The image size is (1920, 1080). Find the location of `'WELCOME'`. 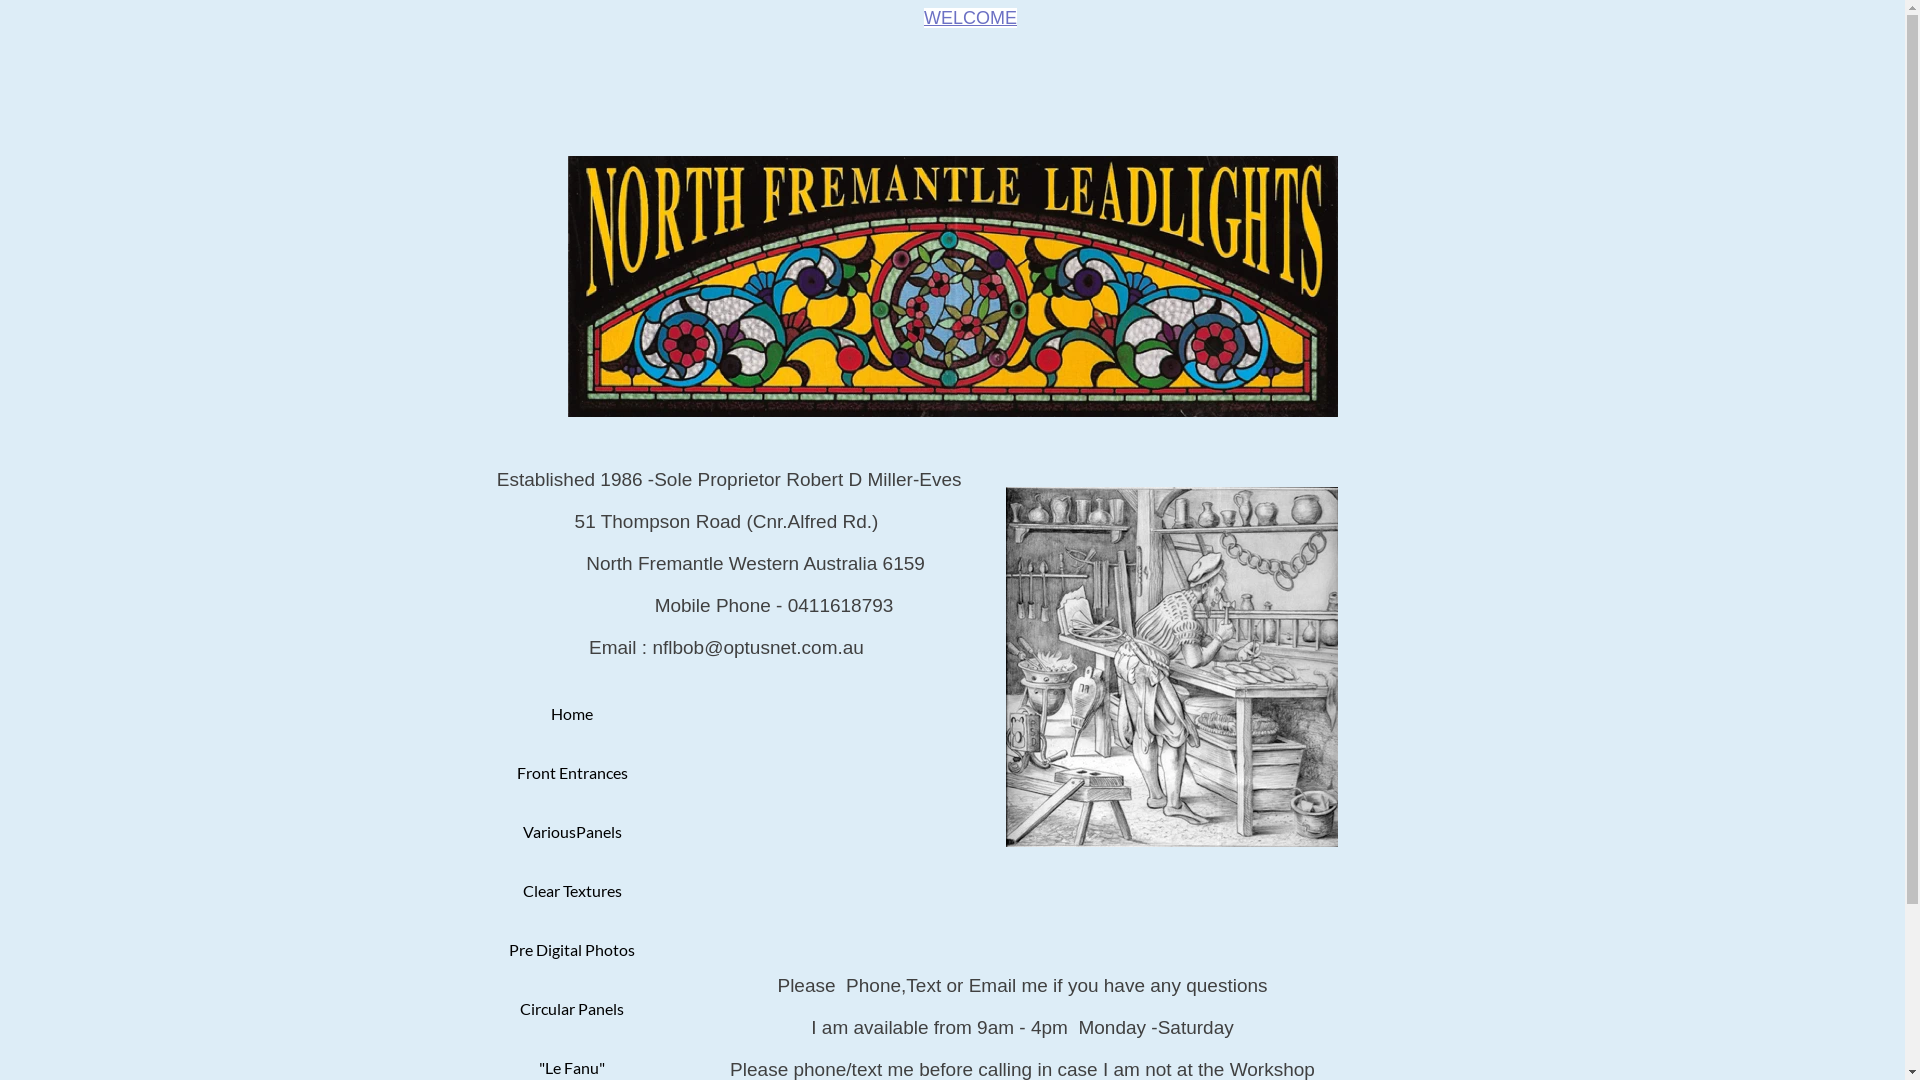

'WELCOME' is located at coordinates (970, 18).